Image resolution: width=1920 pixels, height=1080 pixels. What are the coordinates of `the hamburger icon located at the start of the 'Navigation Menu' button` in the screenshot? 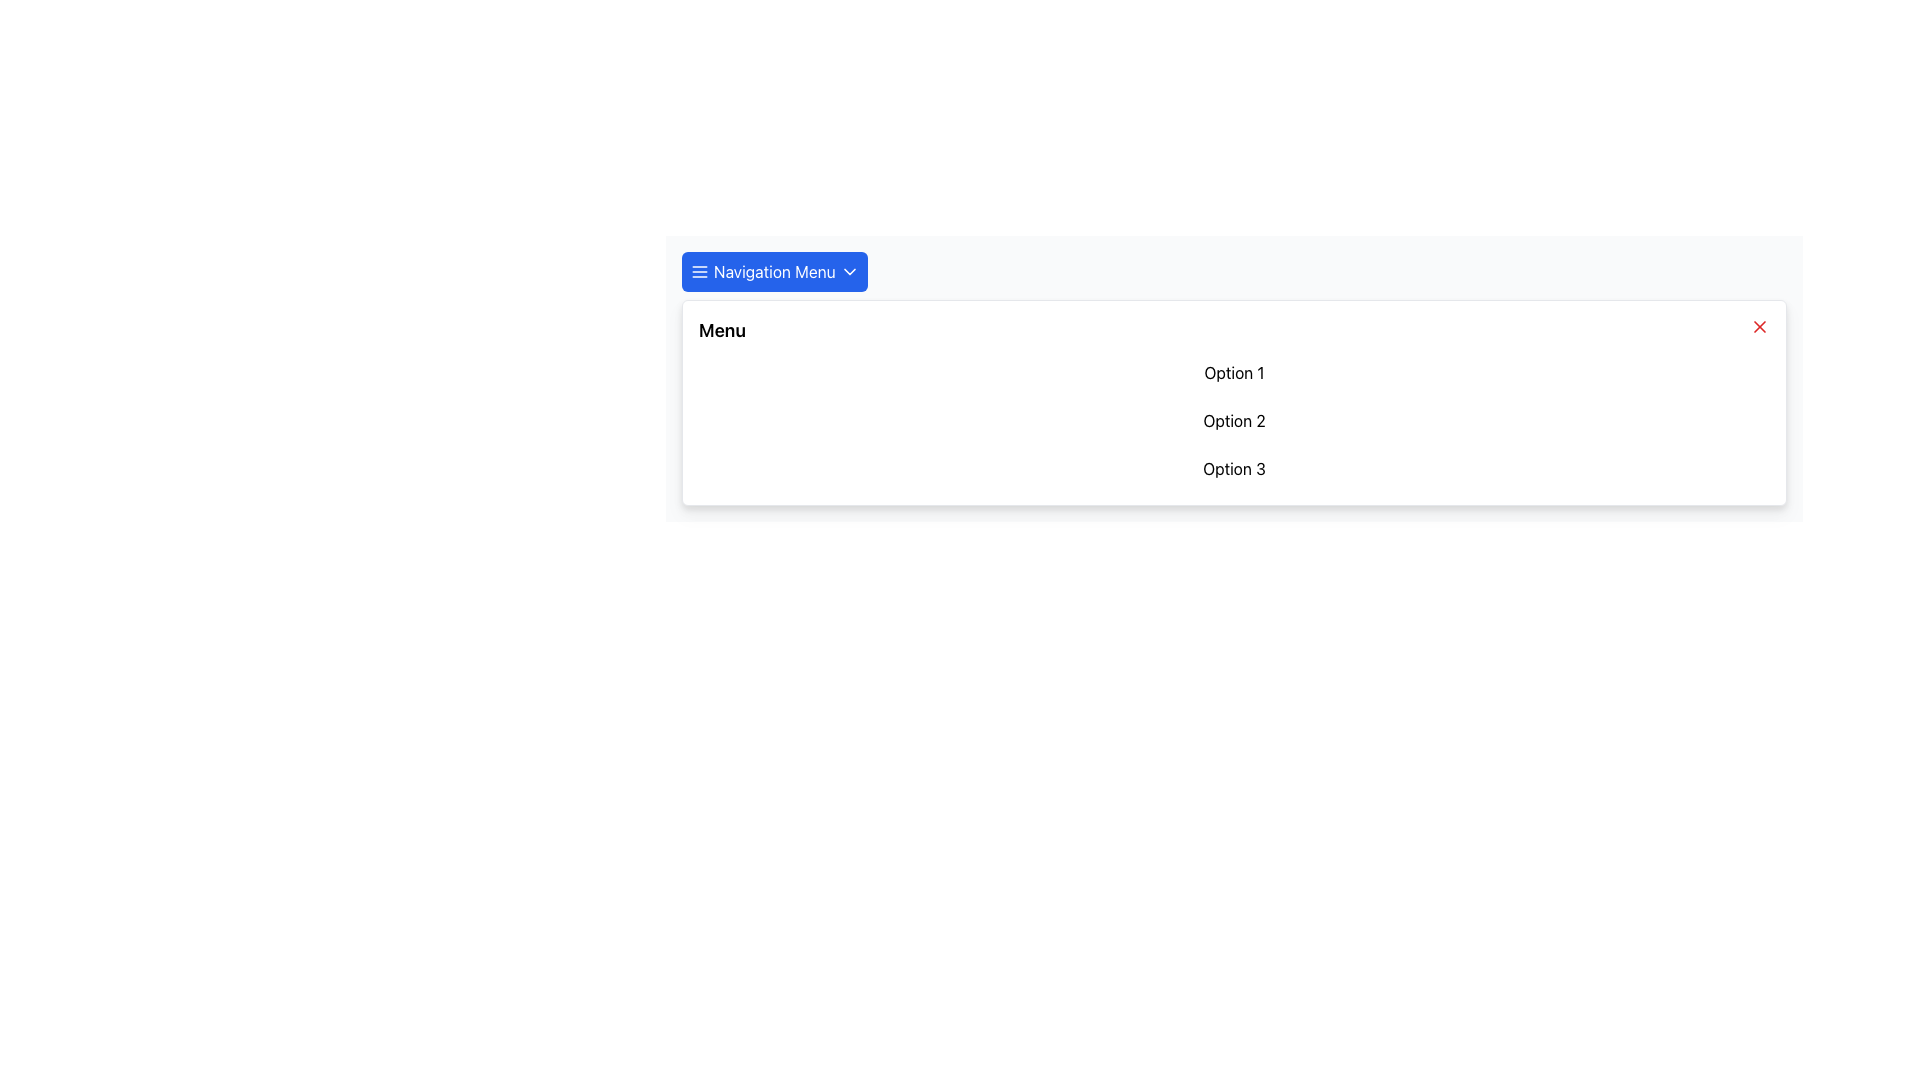 It's located at (700, 272).